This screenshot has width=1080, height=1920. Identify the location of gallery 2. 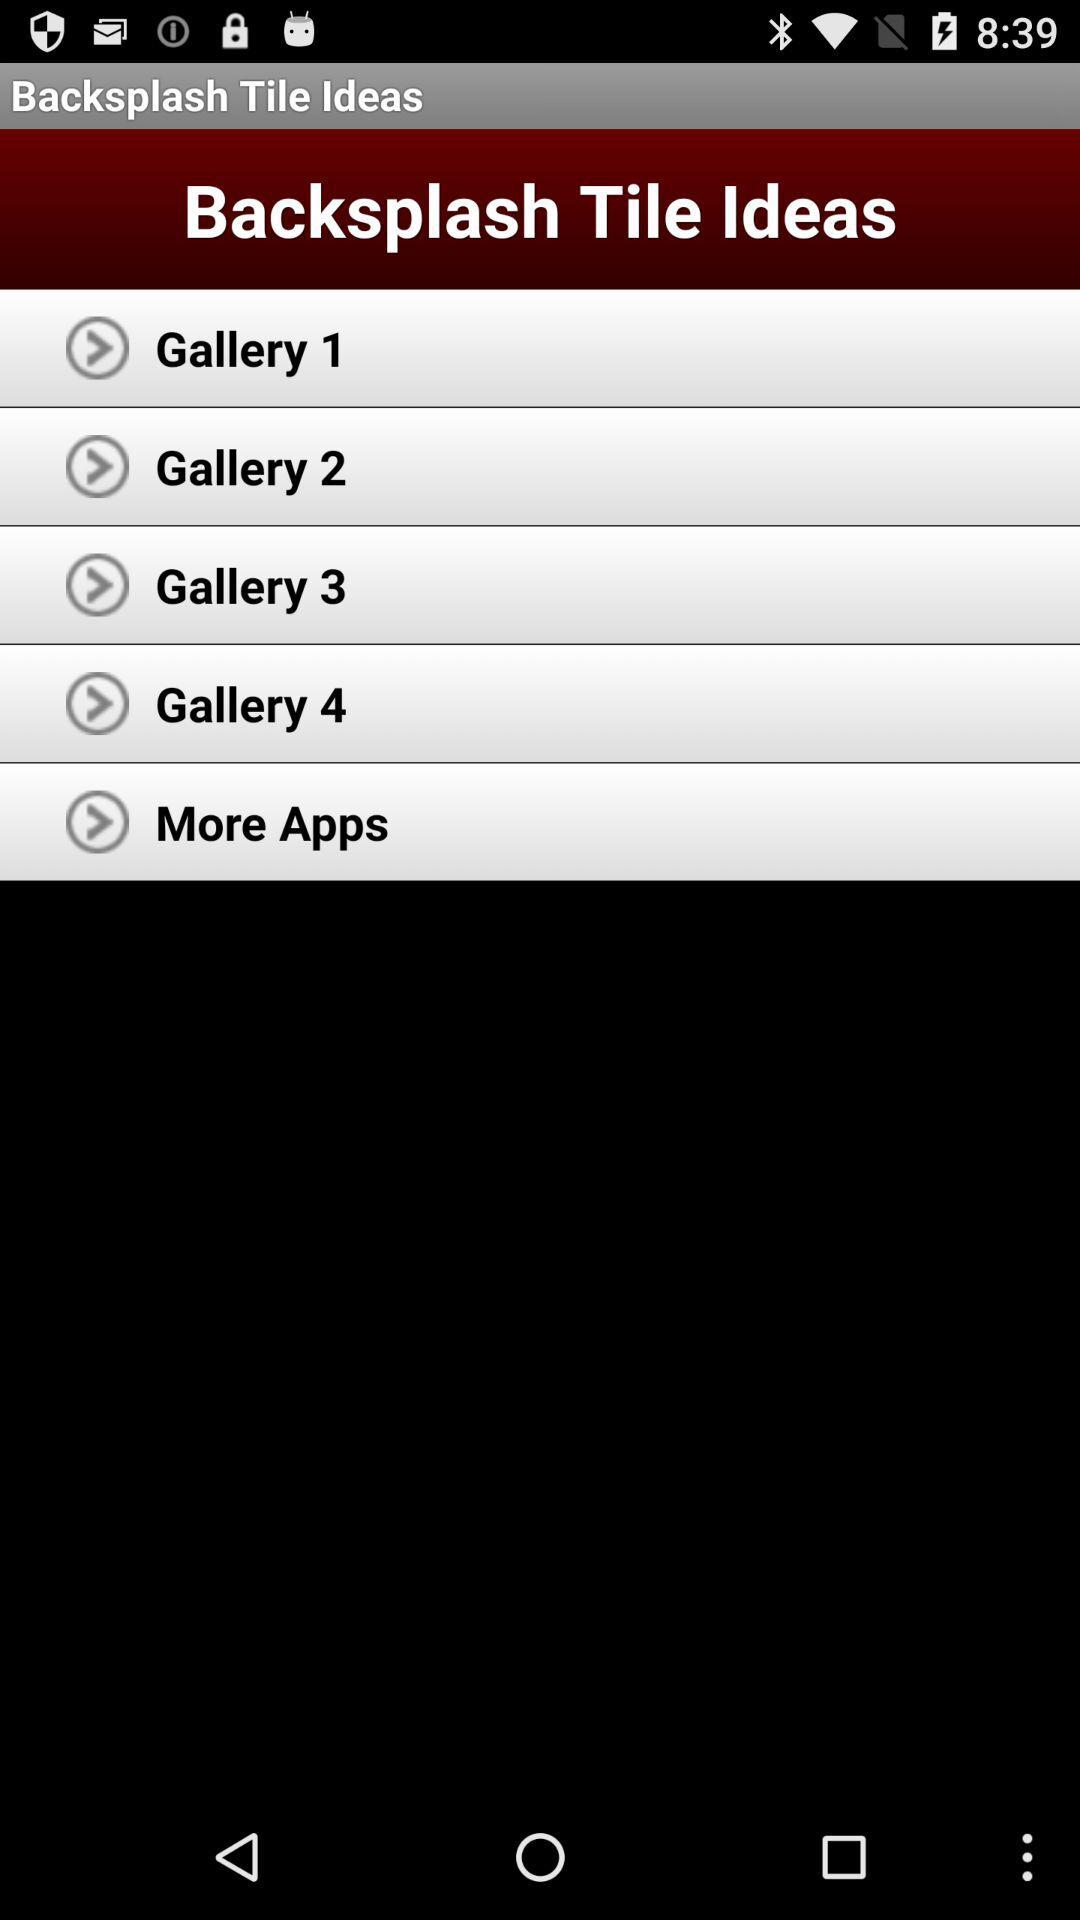
(250, 465).